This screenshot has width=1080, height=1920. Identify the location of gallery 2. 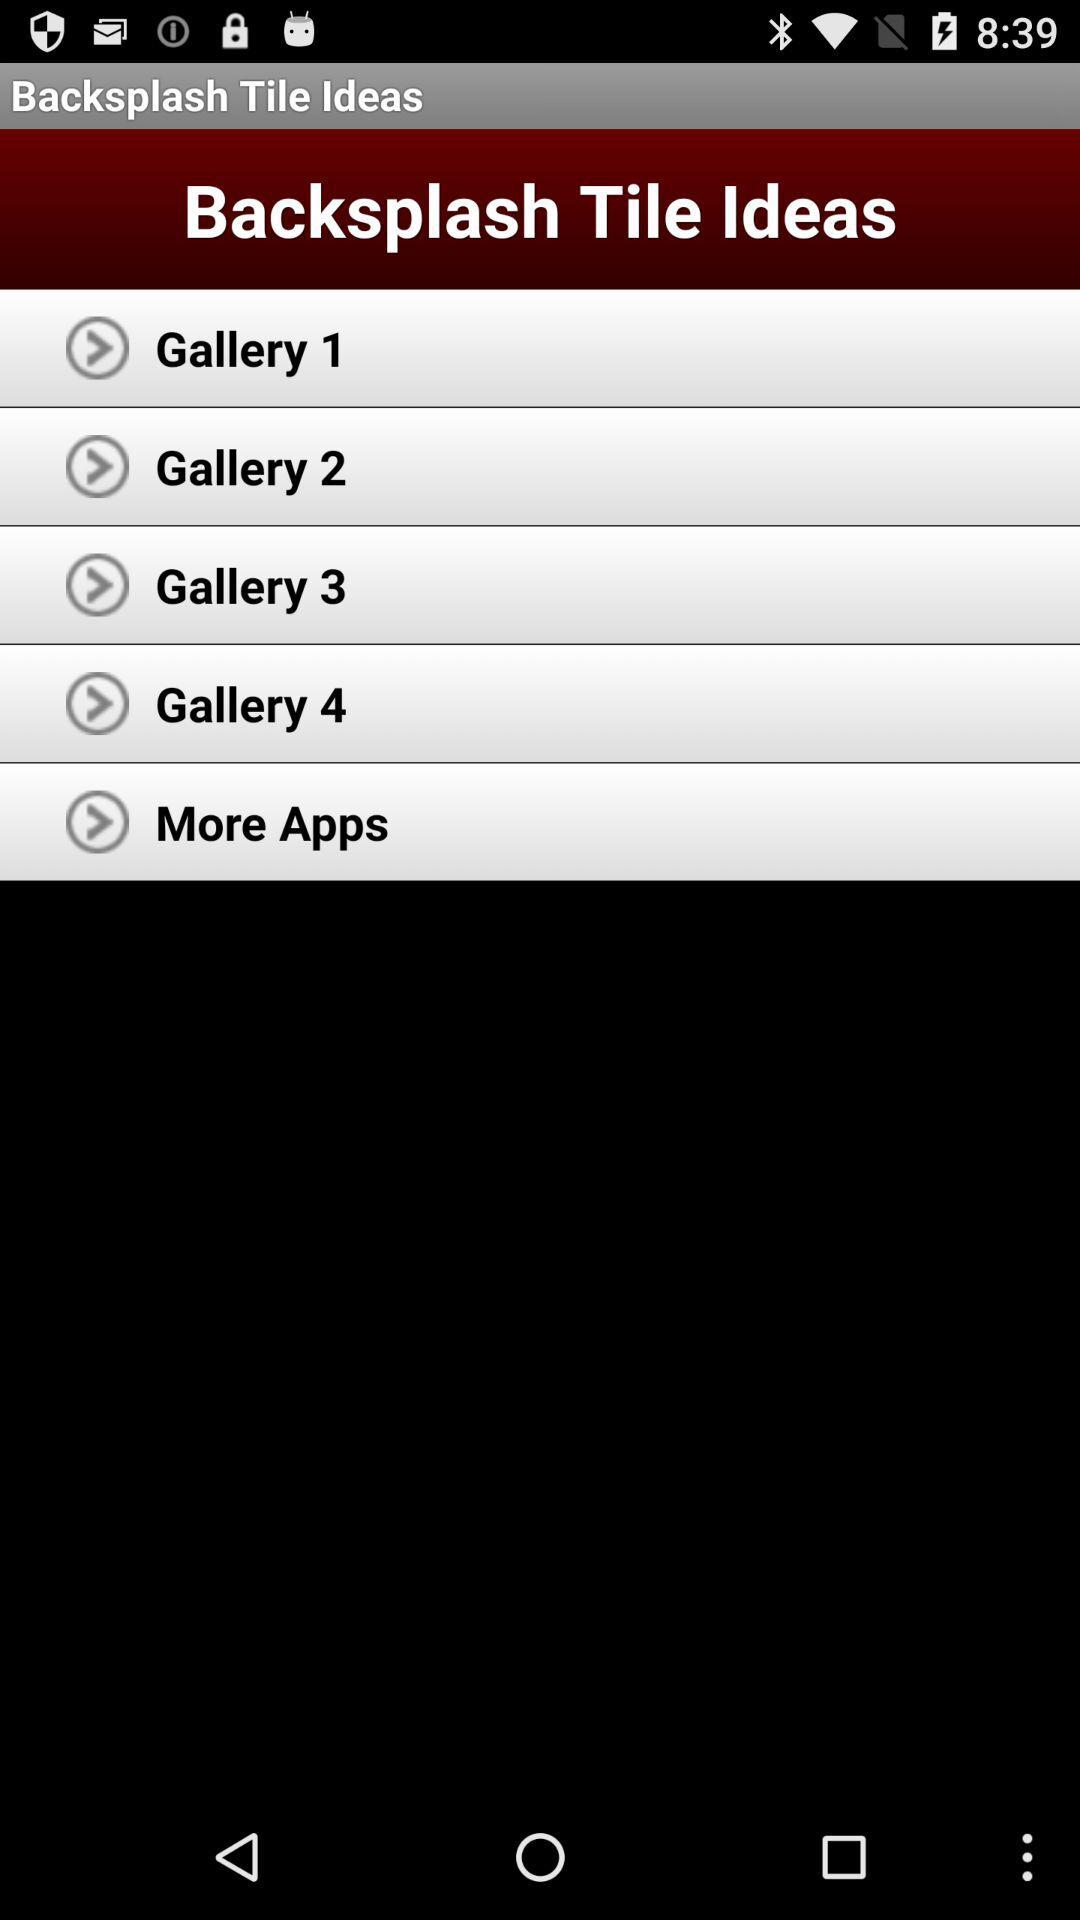
(250, 465).